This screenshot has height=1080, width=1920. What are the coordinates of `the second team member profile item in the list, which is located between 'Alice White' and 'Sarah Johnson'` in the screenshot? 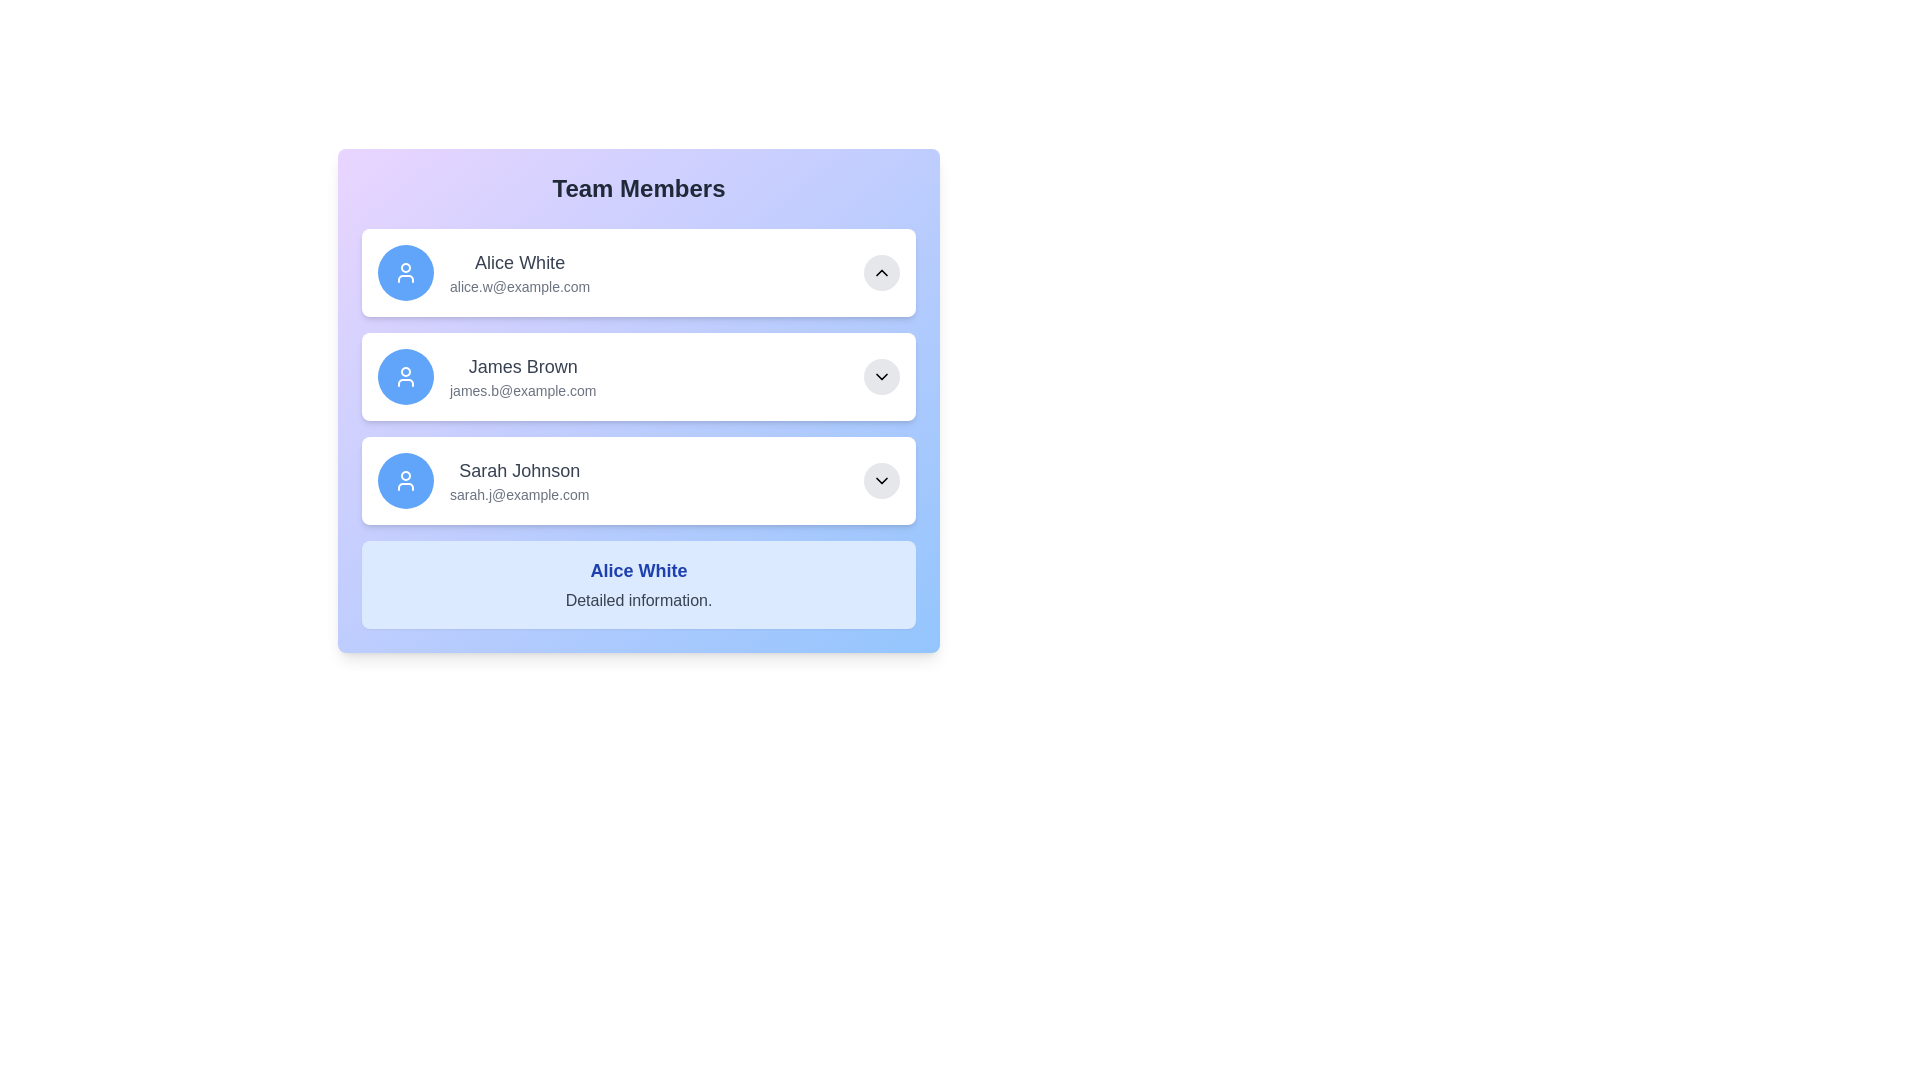 It's located at (637, 377).